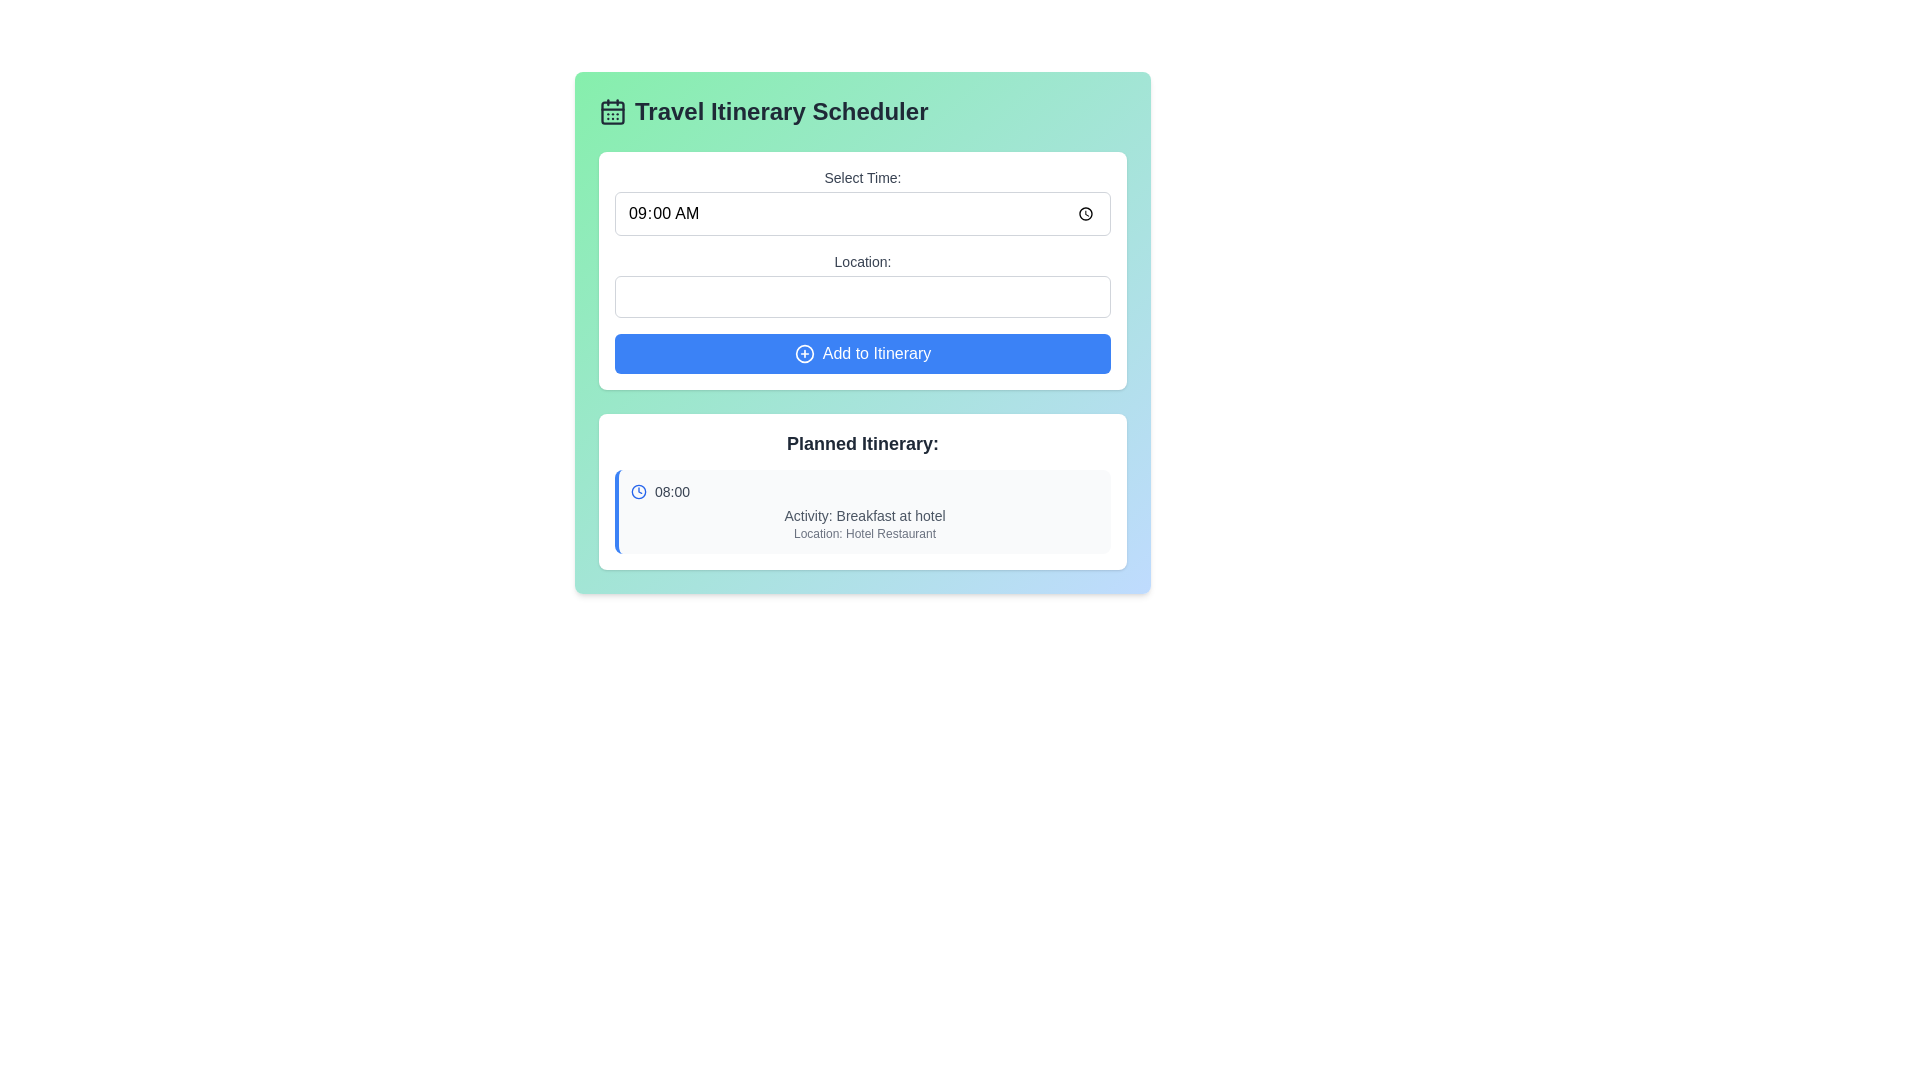 The height and width of the screenshot is (1080, 1920). What do you see at coordinates (672, 492) in the screenshot?
I see `the text label displaying the time value '08:00' located to the right of the clock icon in the planned activity section` at bounding box center [672, 492].